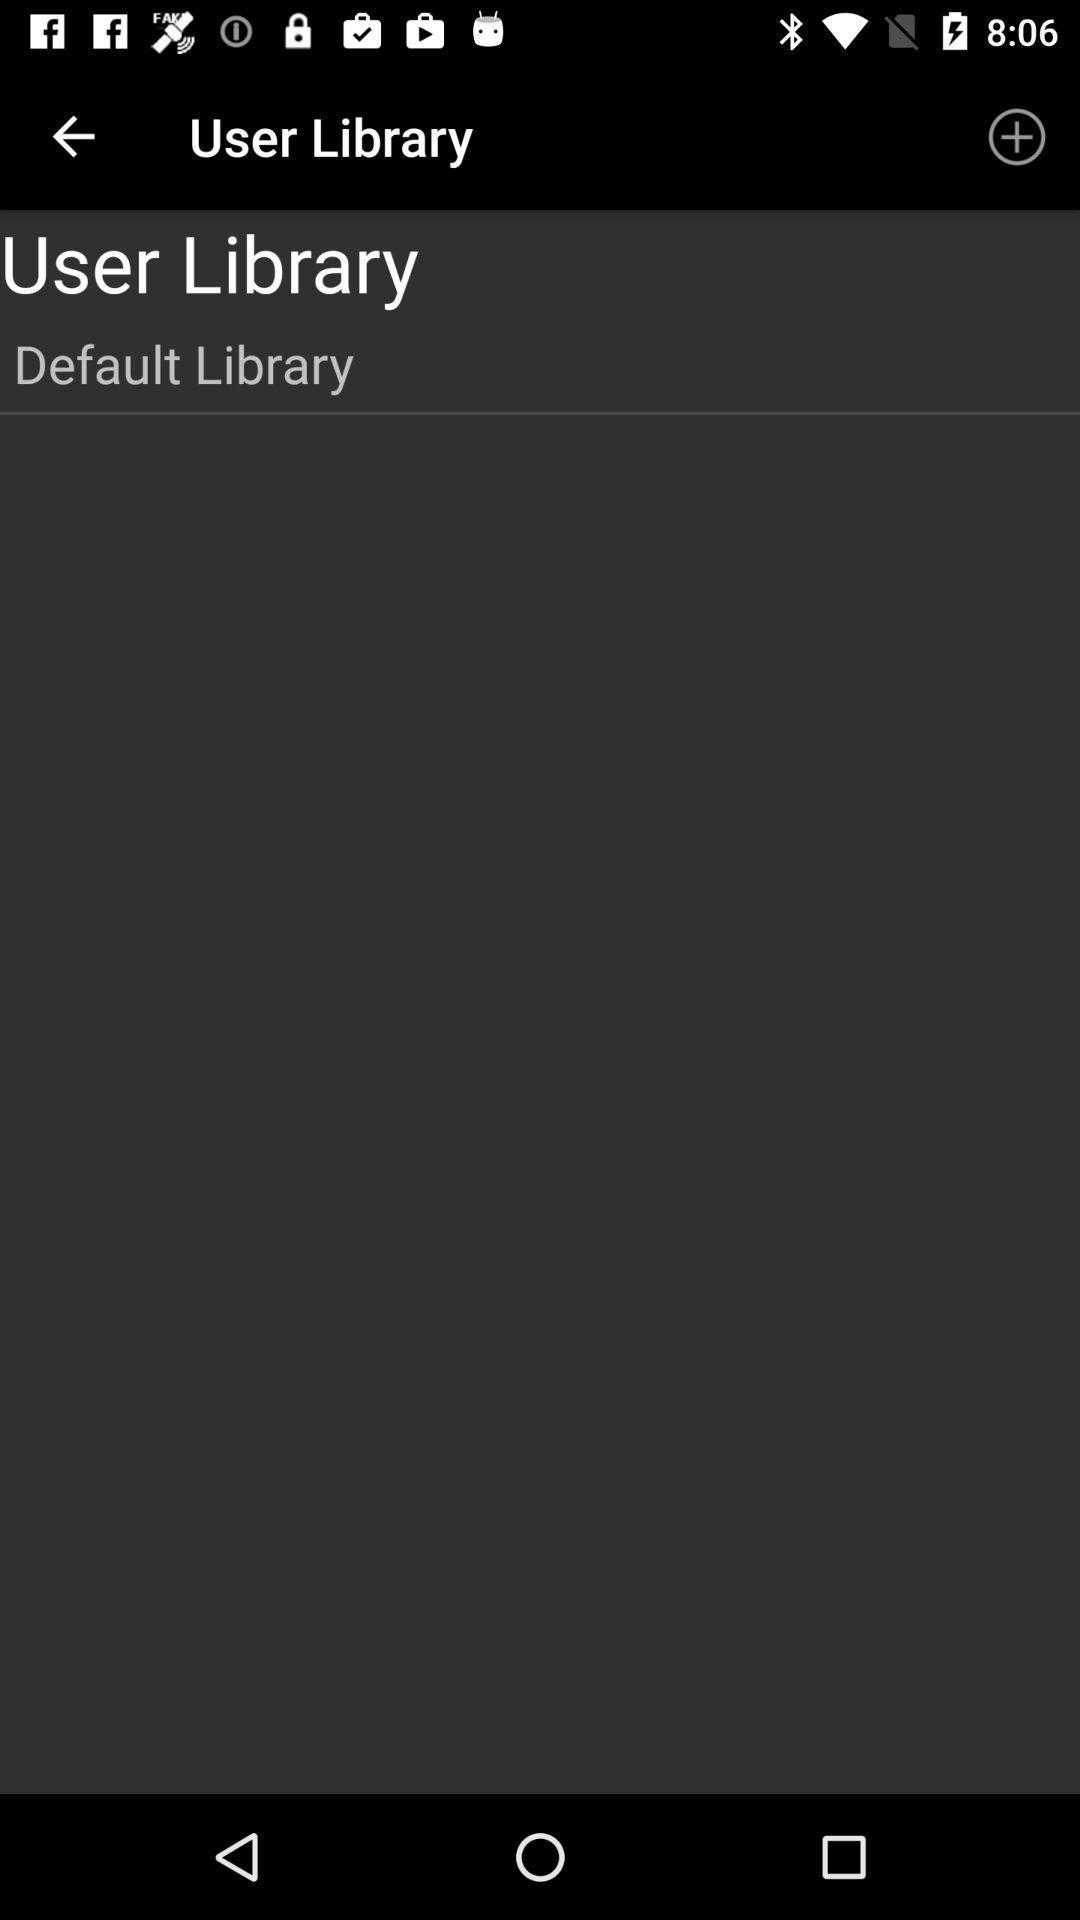 Image resolution: width=1080 pixels, height=1920 pixels. I want to click on item above user library item, so click(72, 135).